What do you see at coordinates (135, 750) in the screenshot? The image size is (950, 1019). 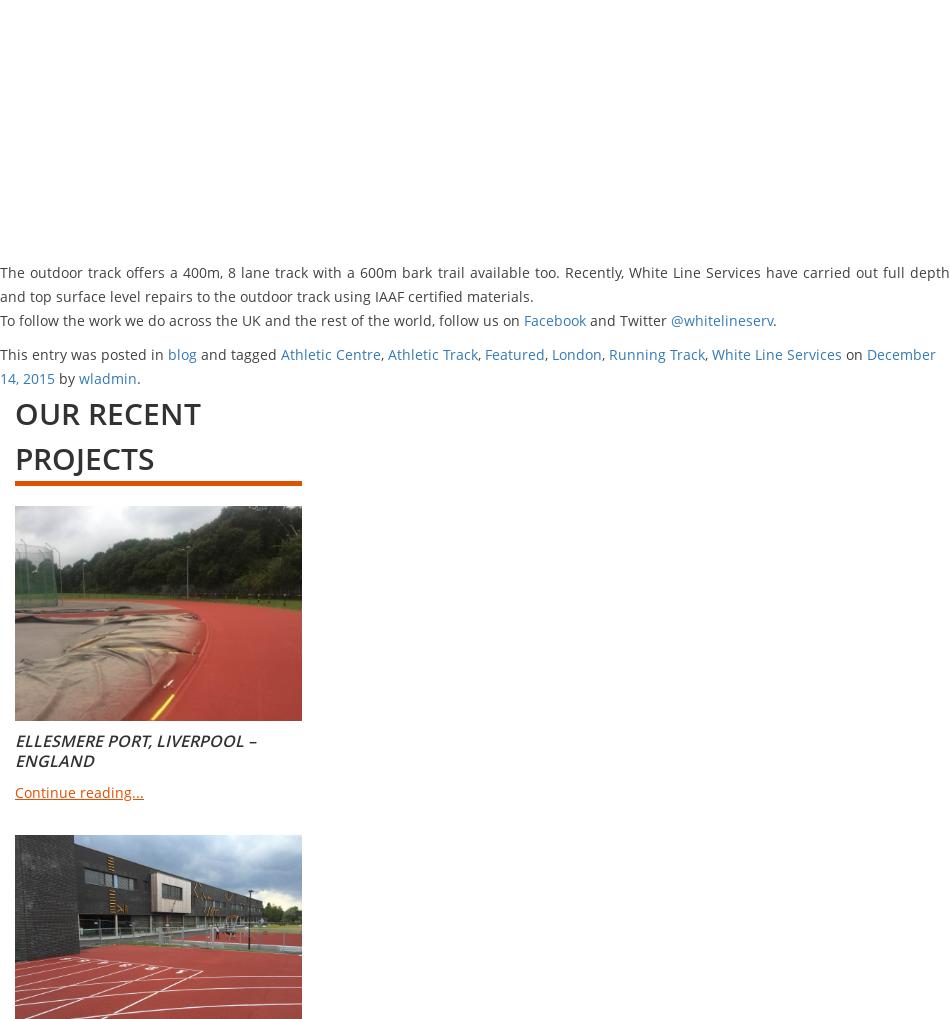 I see `'Ellesmere Port, Liverpool – England'` at bounding box center [135, 750].